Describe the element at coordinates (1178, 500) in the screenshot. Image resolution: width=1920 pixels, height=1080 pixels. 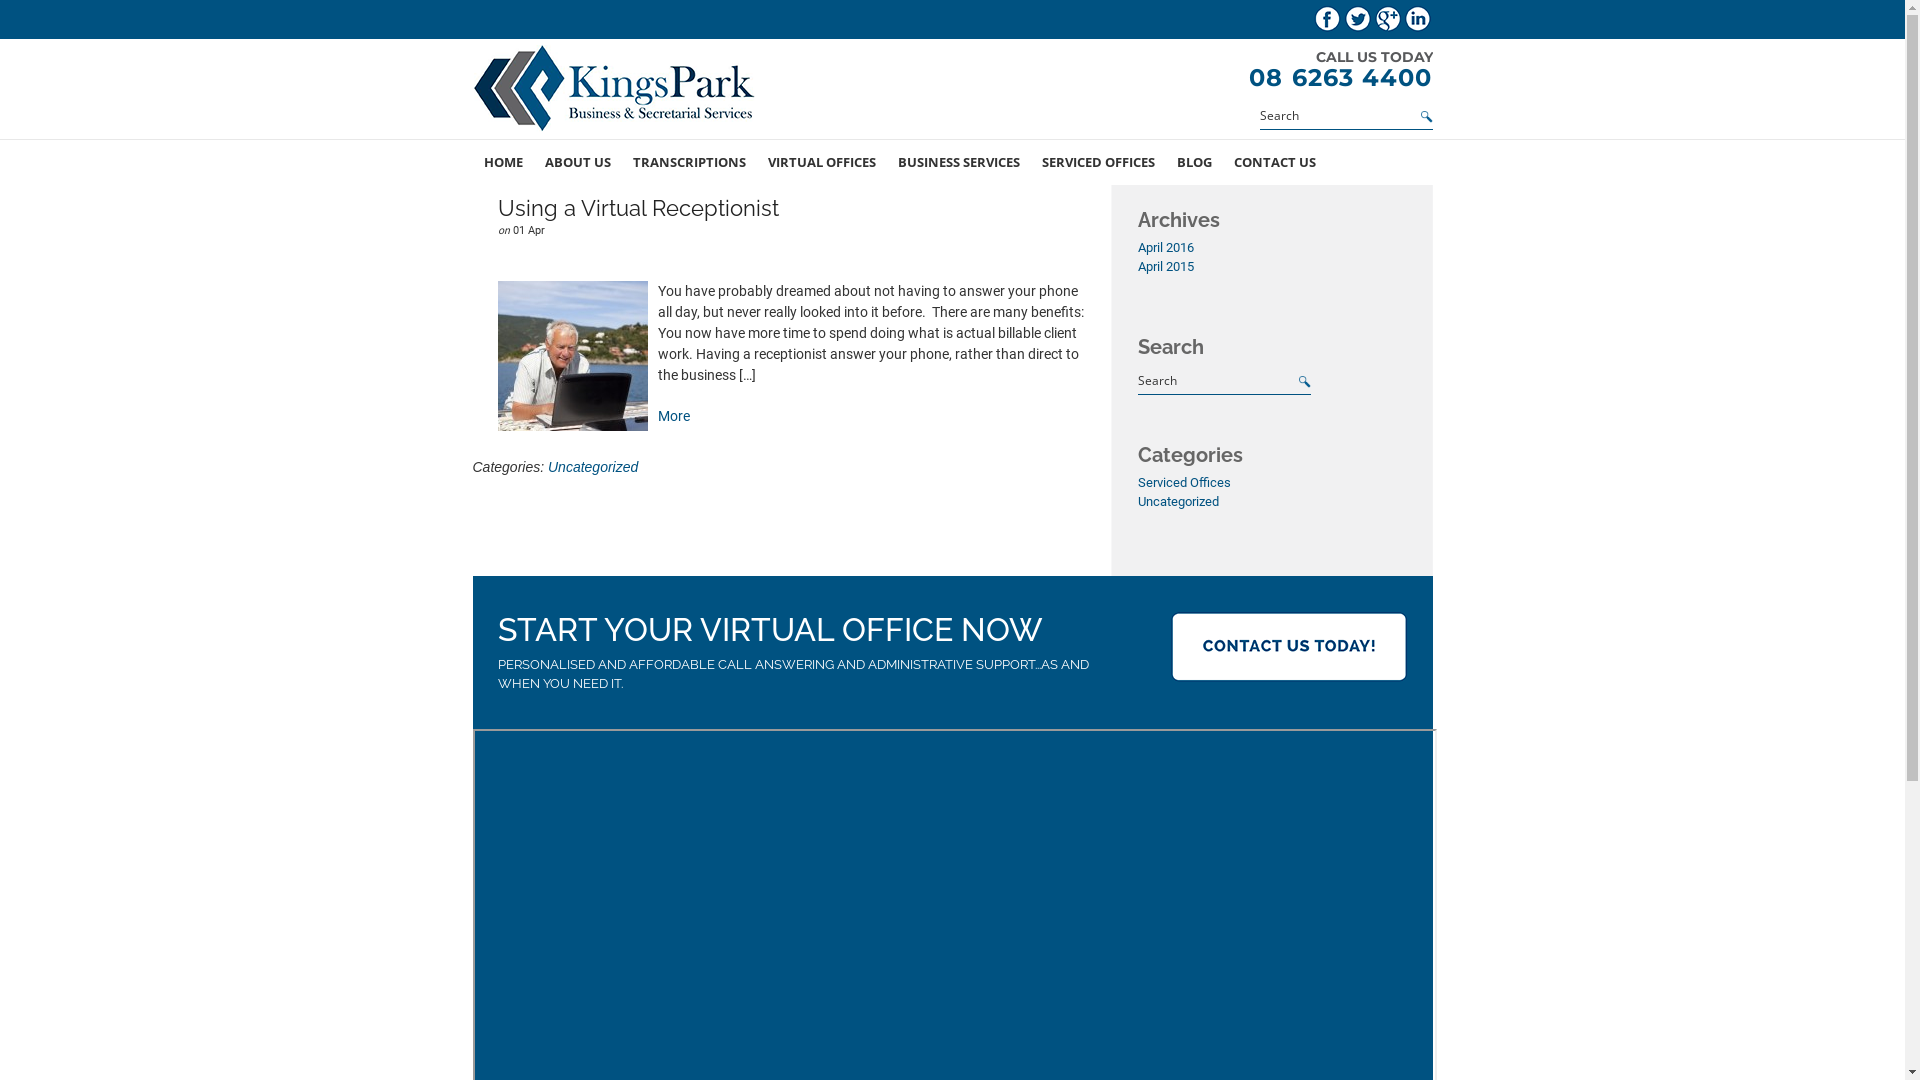
I see `'Uncategorized'` at that location.